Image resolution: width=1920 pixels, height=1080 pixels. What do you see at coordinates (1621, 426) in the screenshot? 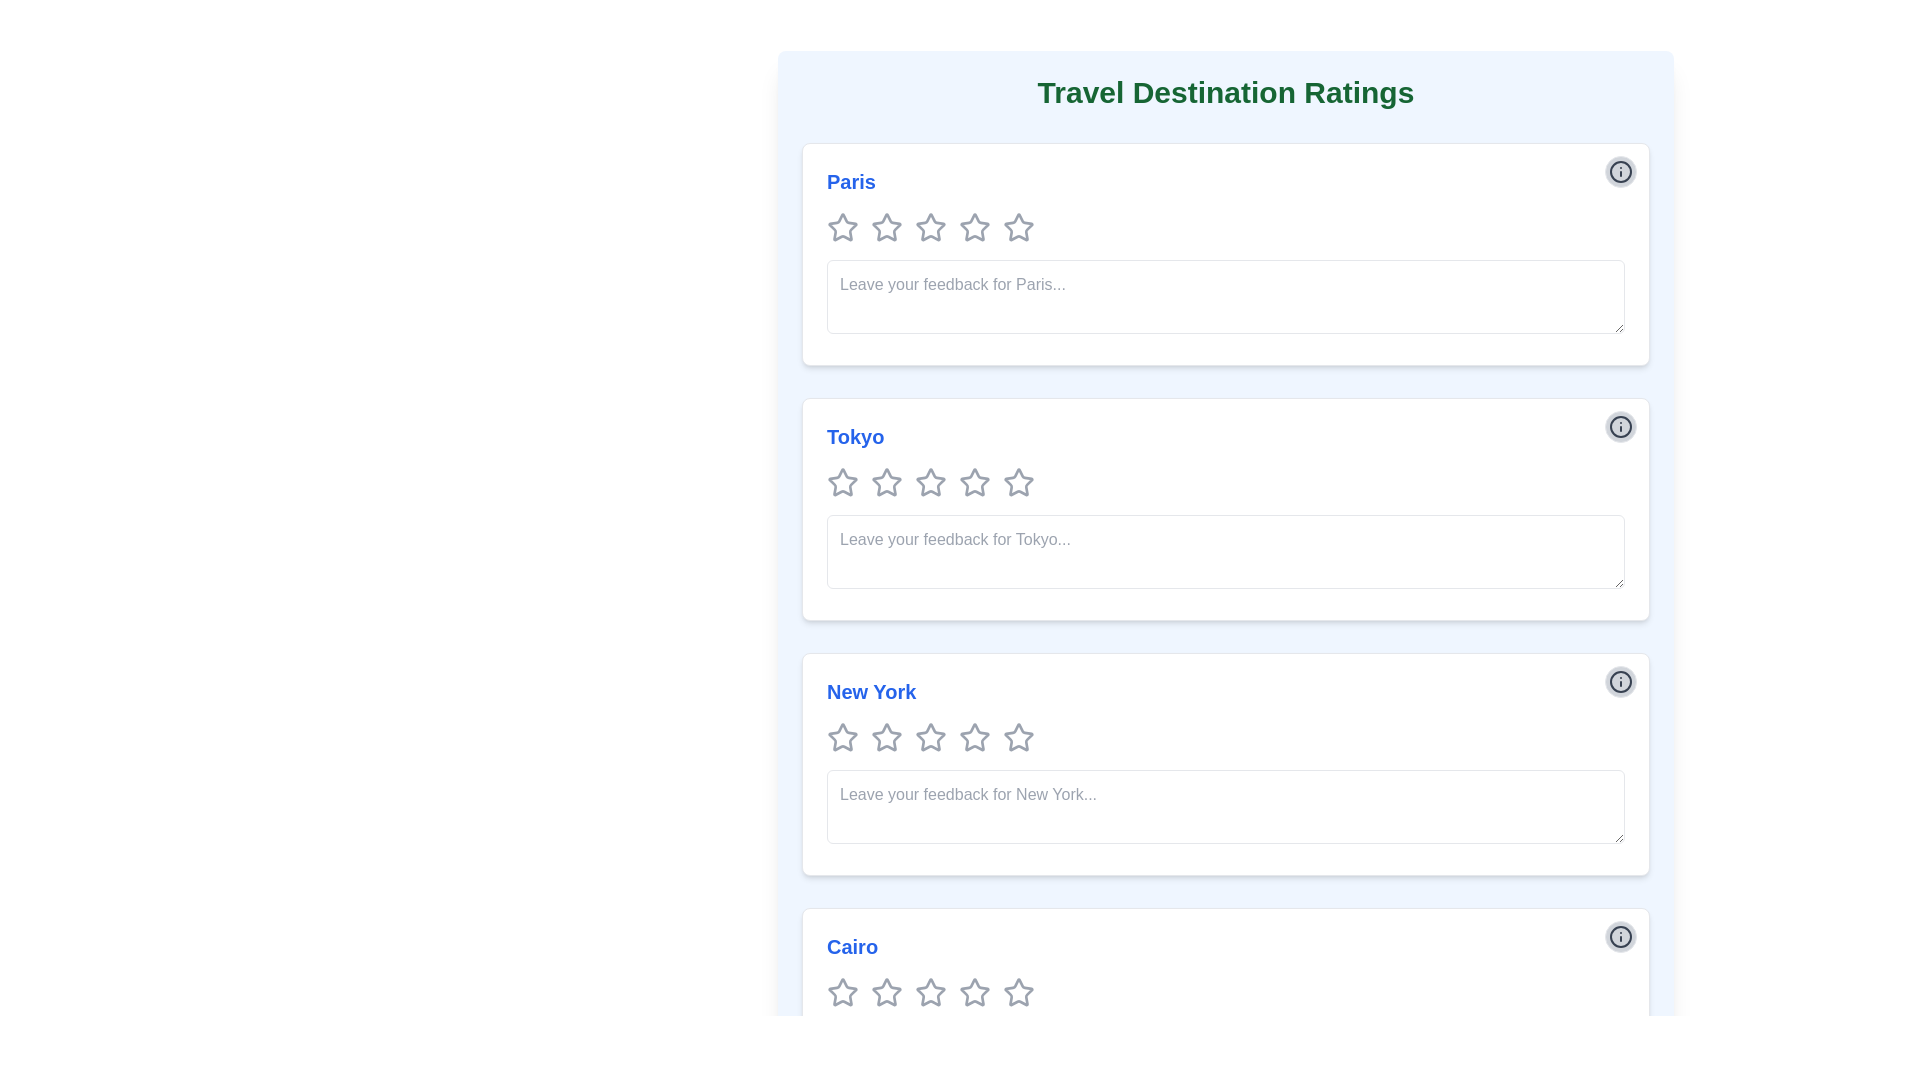
I see `the information icon located at the top right corner of the second section labeled 'Tokyo', which is positioned above the feedback input area` at bounding box center [1621, 426].